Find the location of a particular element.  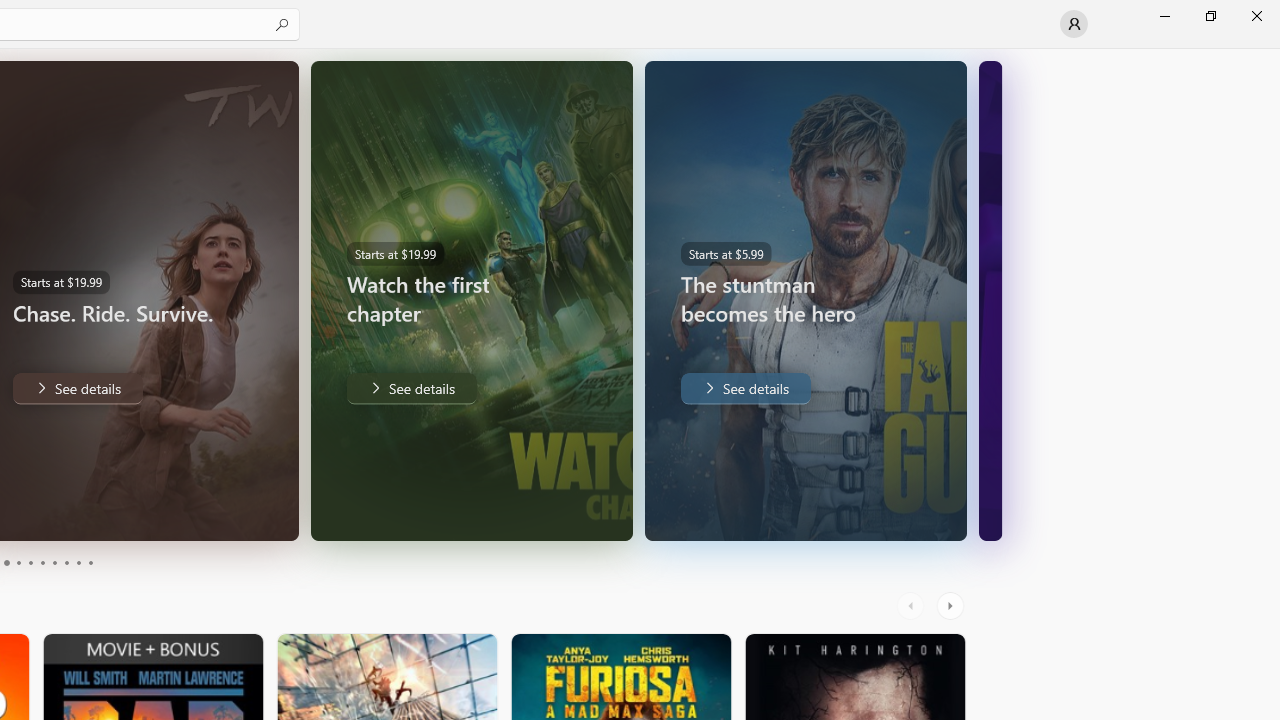

'Page 3' is located at coordinates (5, 563).